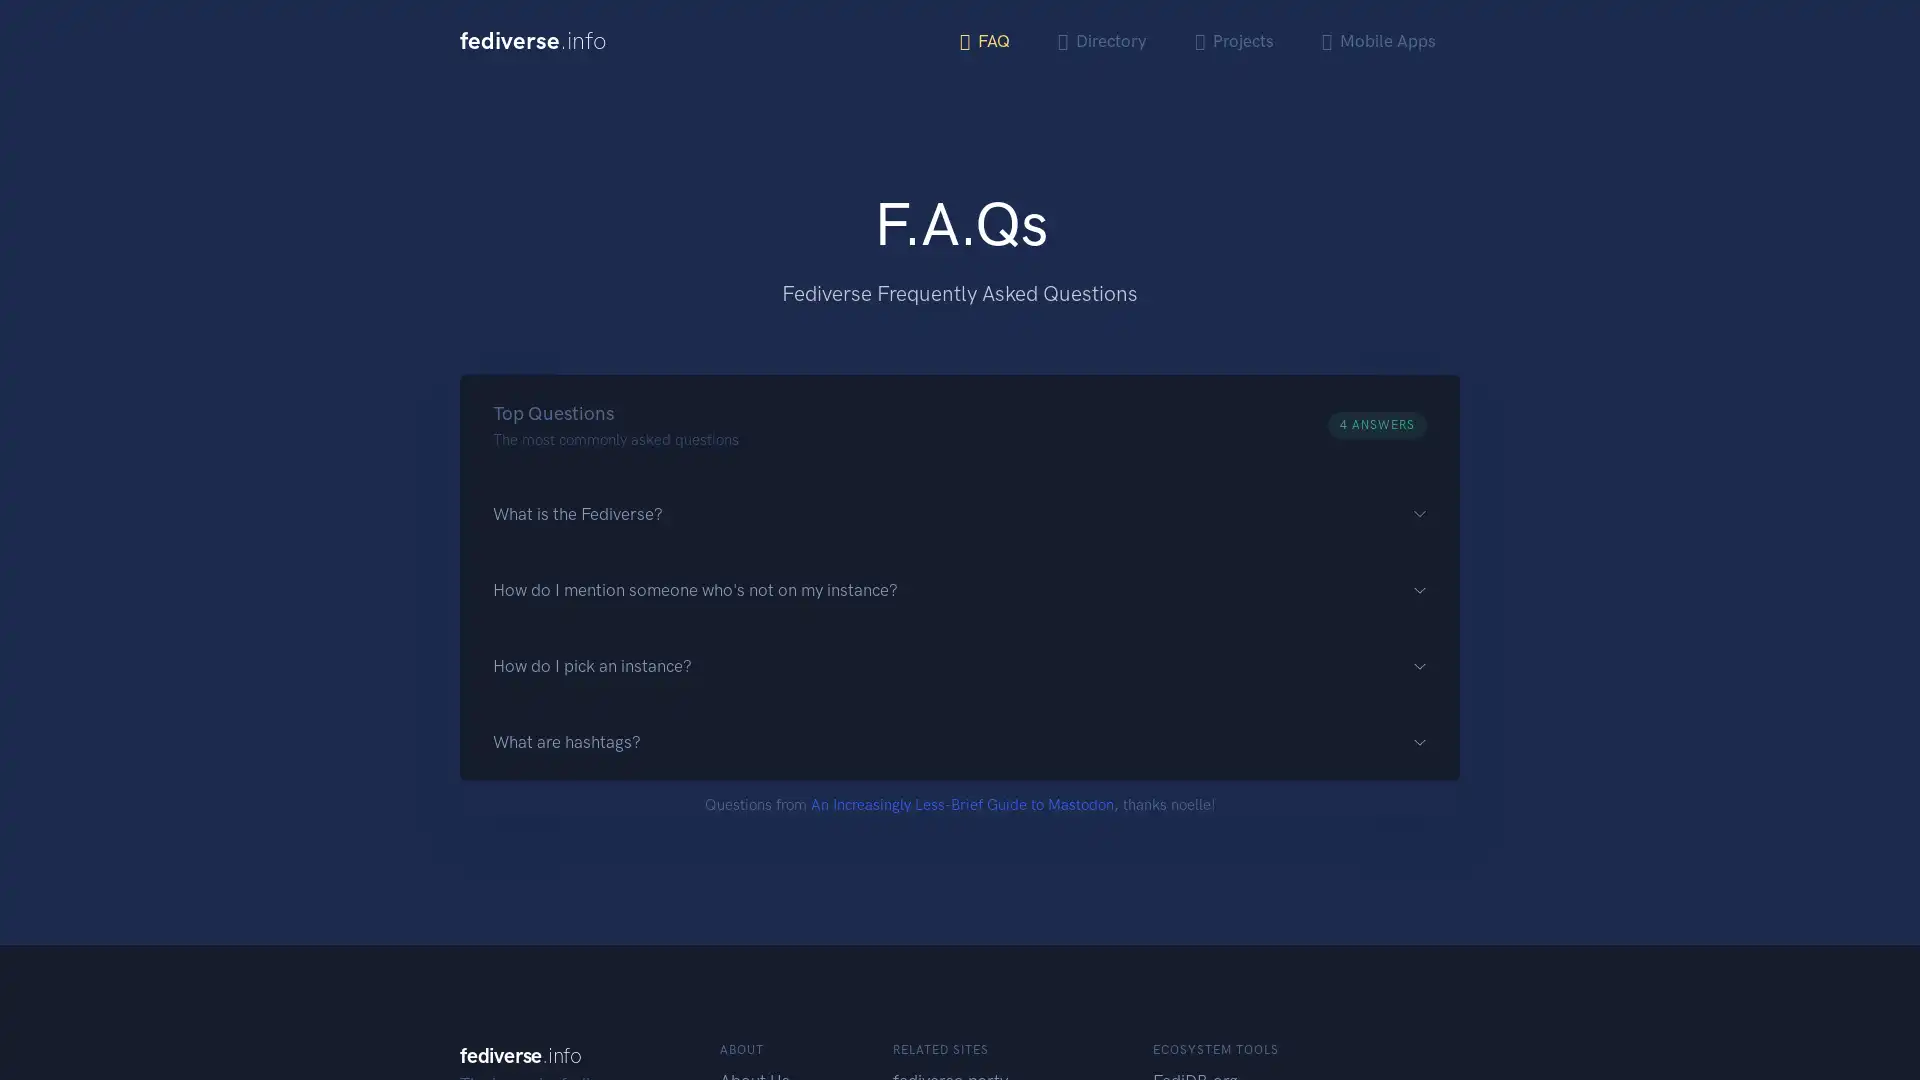  I want to click on Top Questions The most commonly asked questions 4 ANSWERS, so click(960, 423).